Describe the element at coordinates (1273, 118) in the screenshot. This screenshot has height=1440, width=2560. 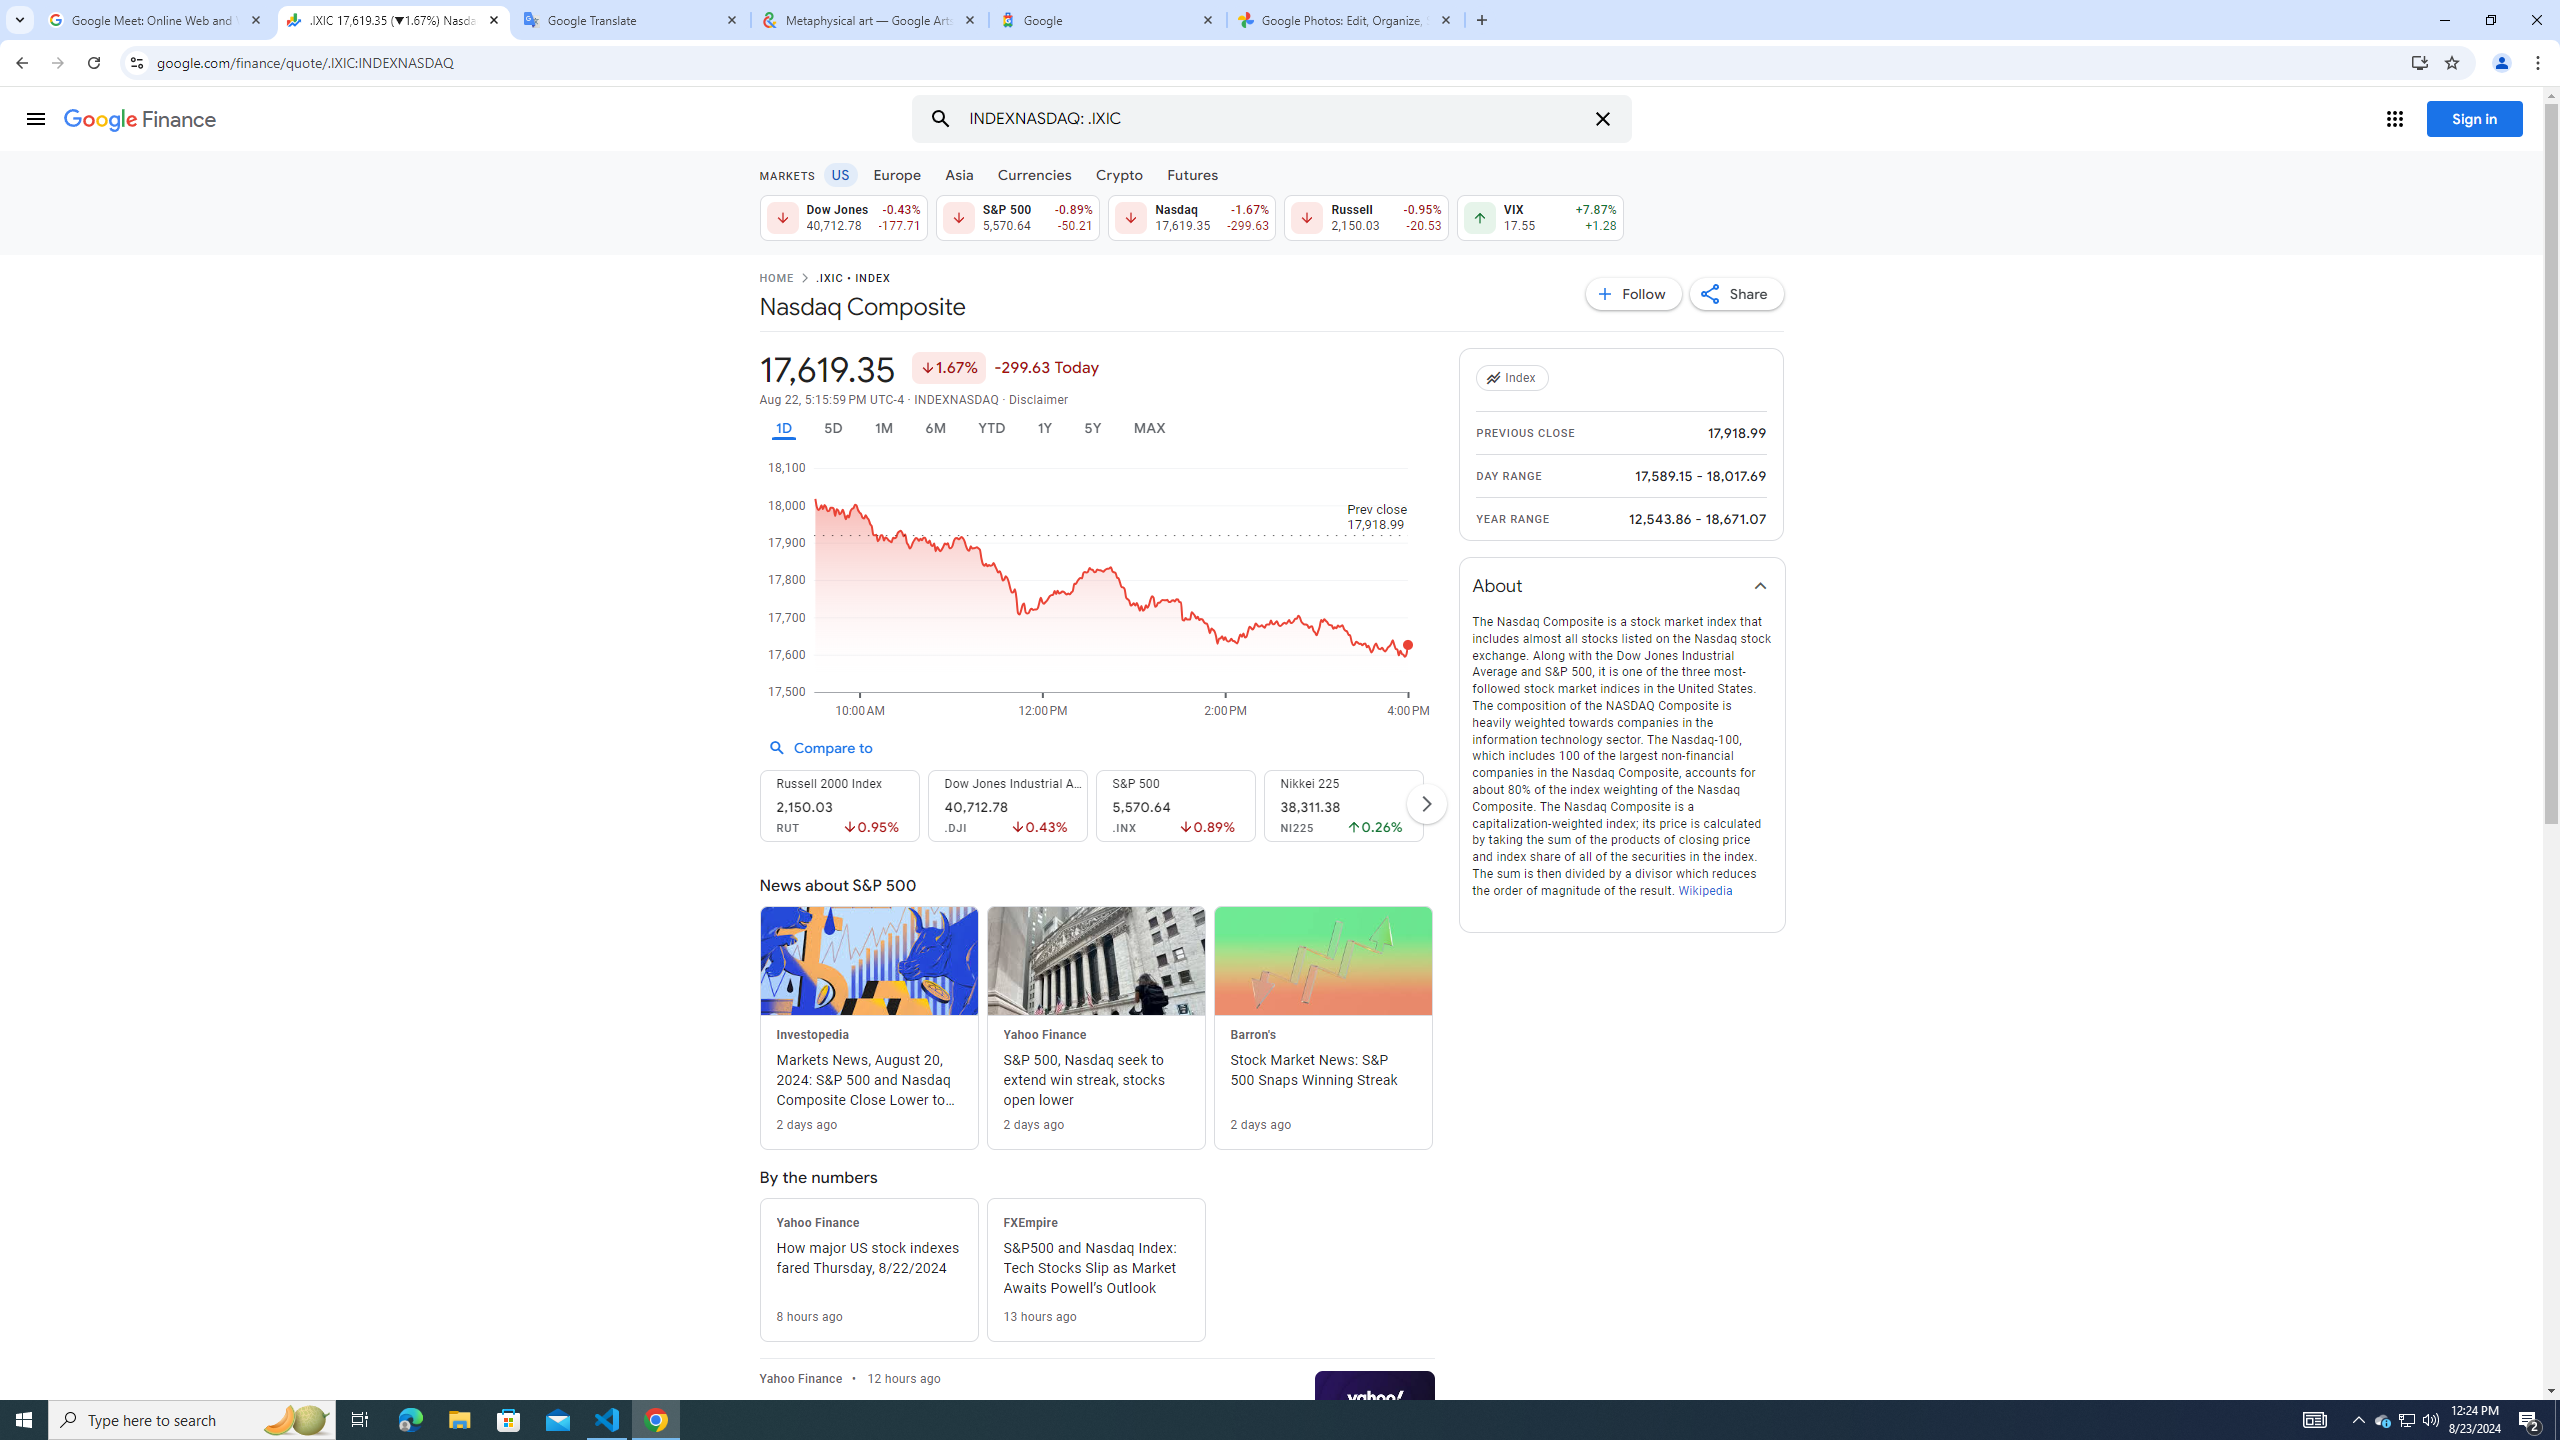
I see `'Search for stocks, ETFs & more'` at that location.